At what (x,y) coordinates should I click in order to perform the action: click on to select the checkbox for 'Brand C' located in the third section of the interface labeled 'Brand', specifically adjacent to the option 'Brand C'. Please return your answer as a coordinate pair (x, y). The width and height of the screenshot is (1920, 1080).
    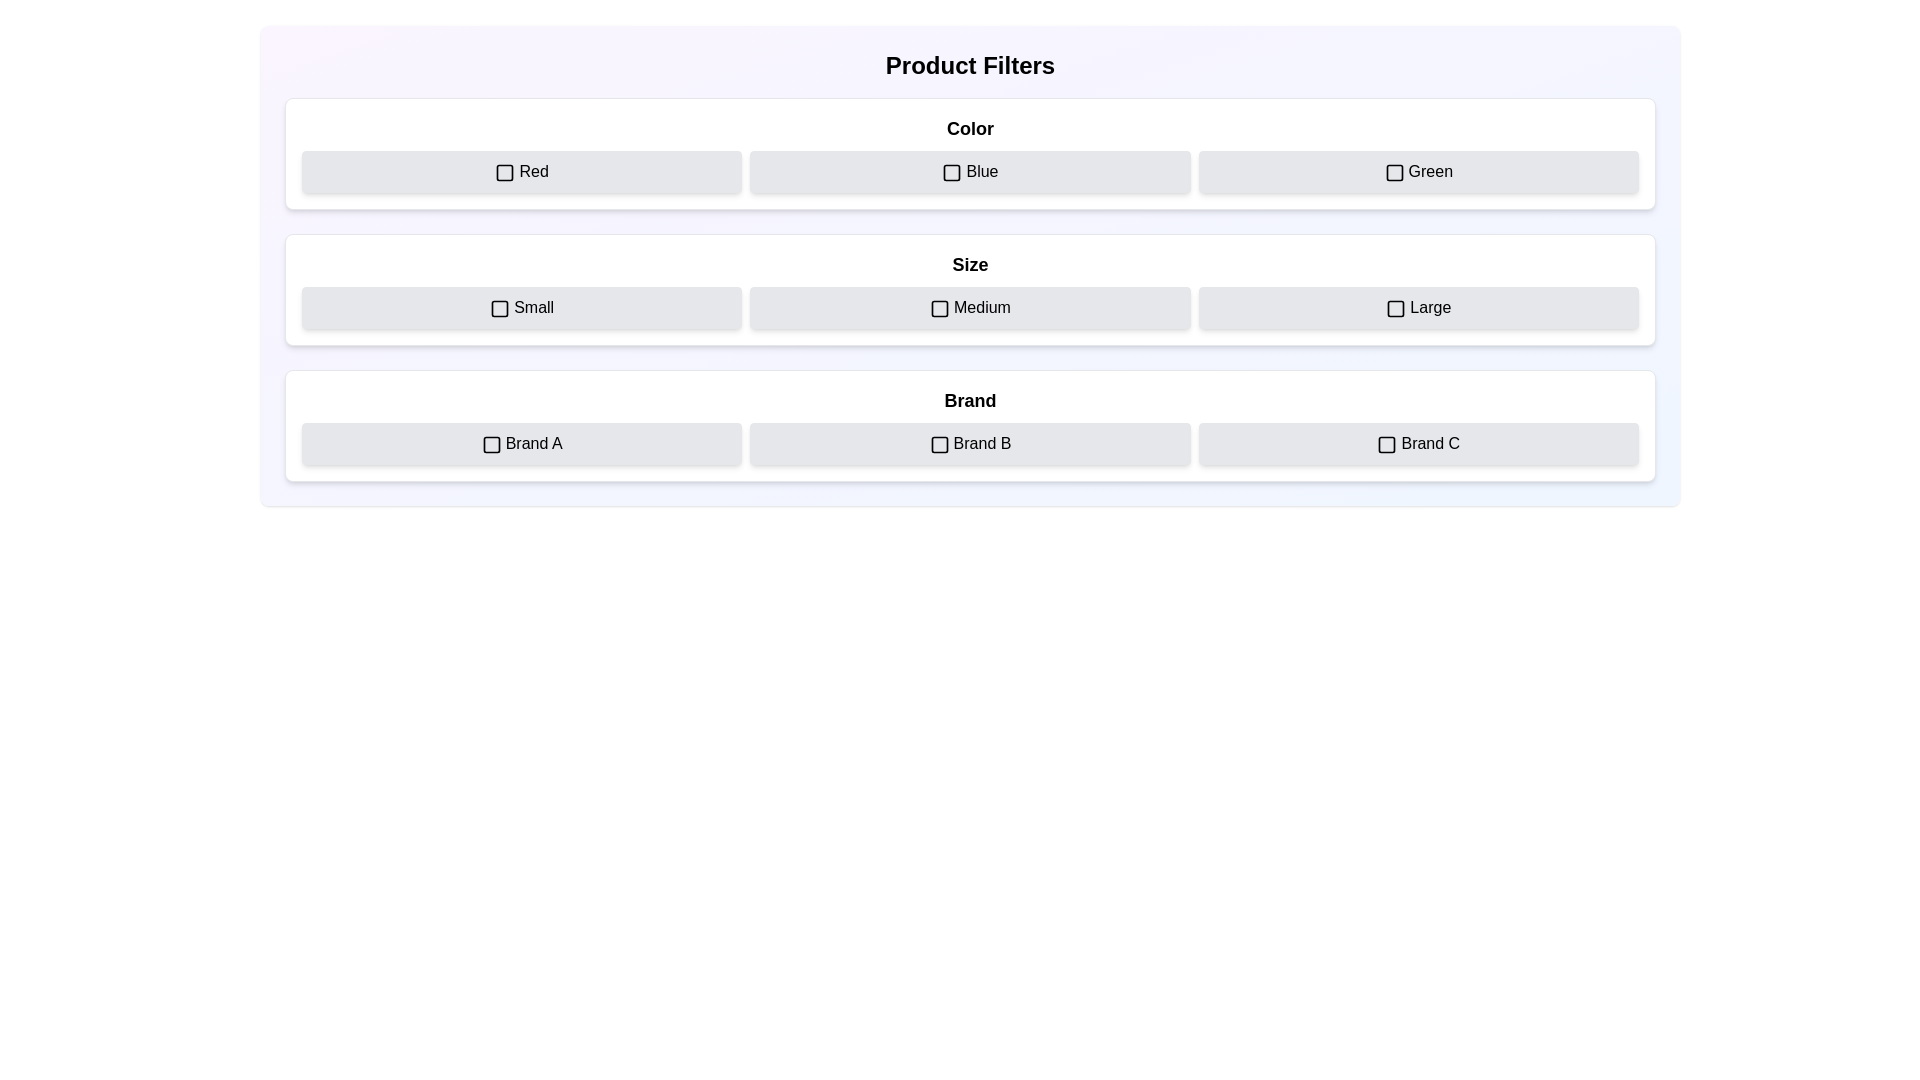
    Looking at the image, I should click on (1386, 443).